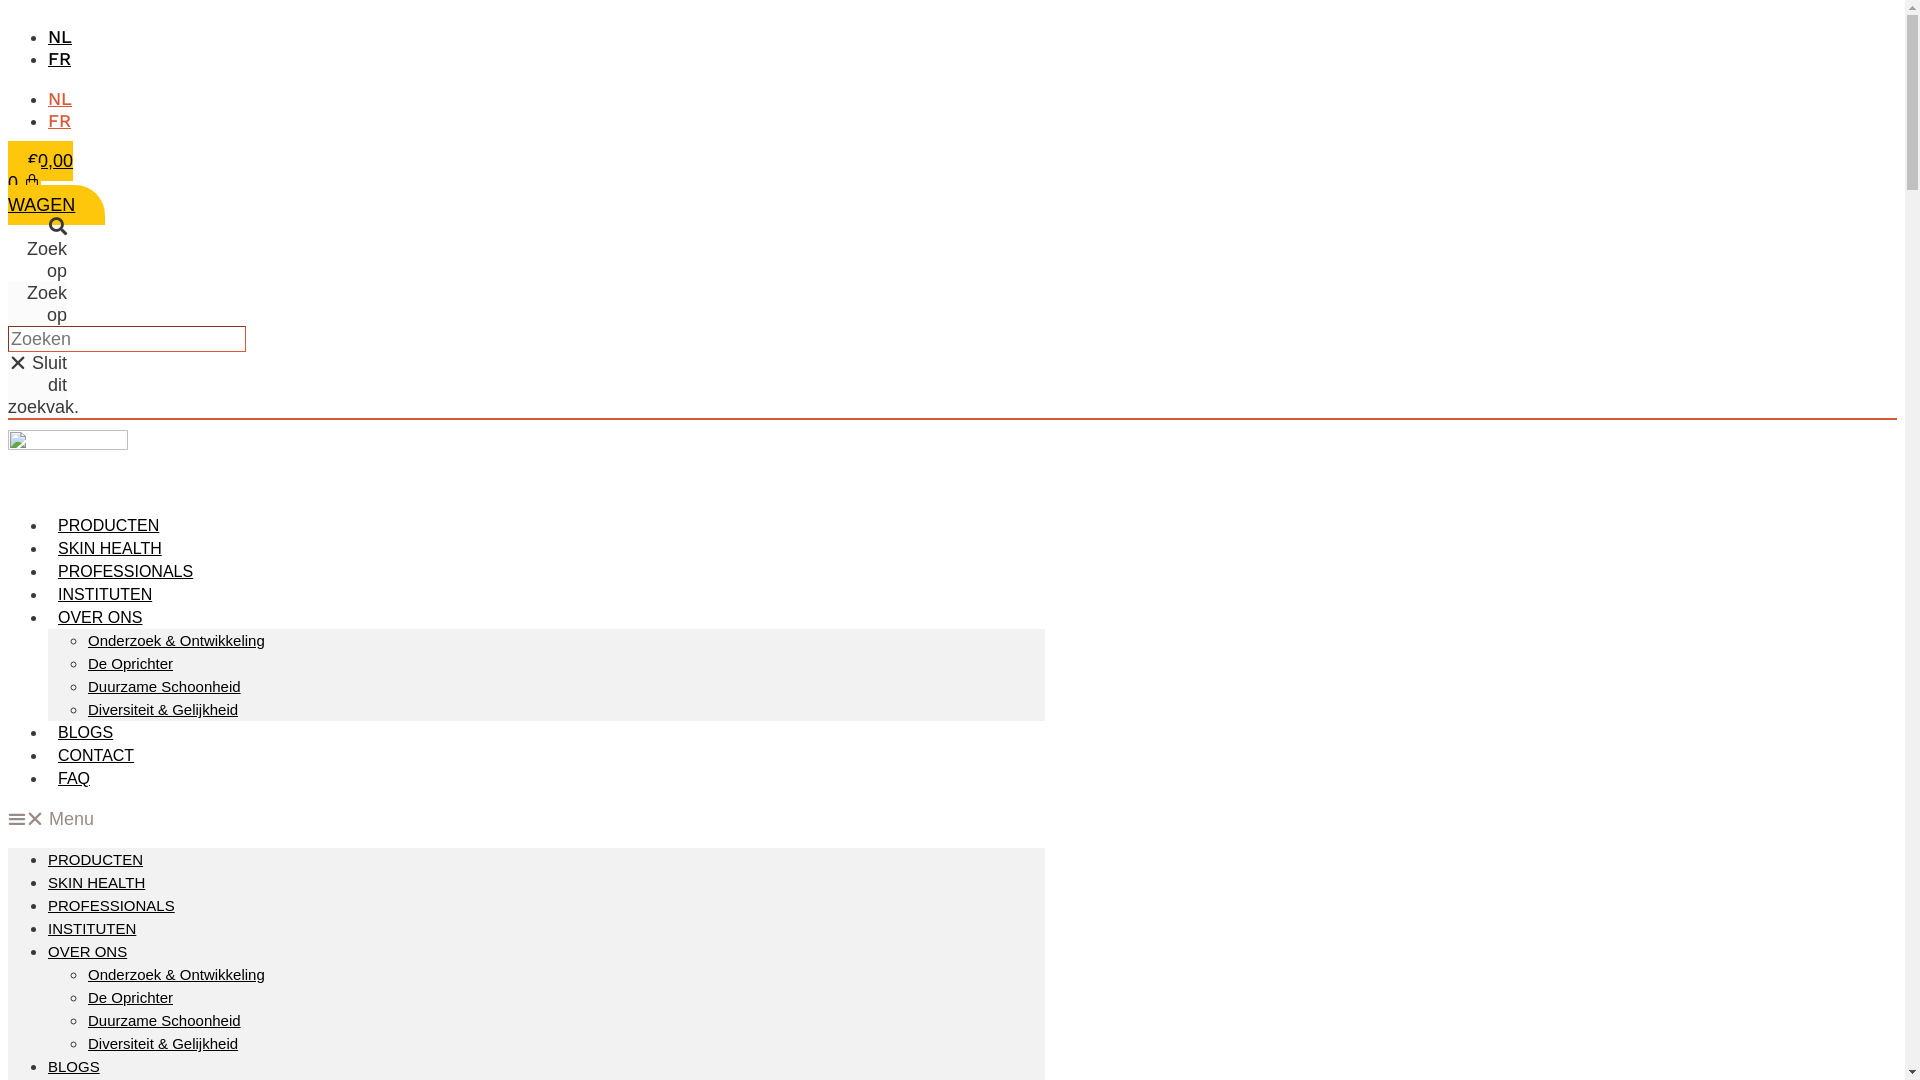 The image size is (1920, 1080). Describe the element at coordinates (59, 120) in the screenshot. I see `'FR'` at that location.